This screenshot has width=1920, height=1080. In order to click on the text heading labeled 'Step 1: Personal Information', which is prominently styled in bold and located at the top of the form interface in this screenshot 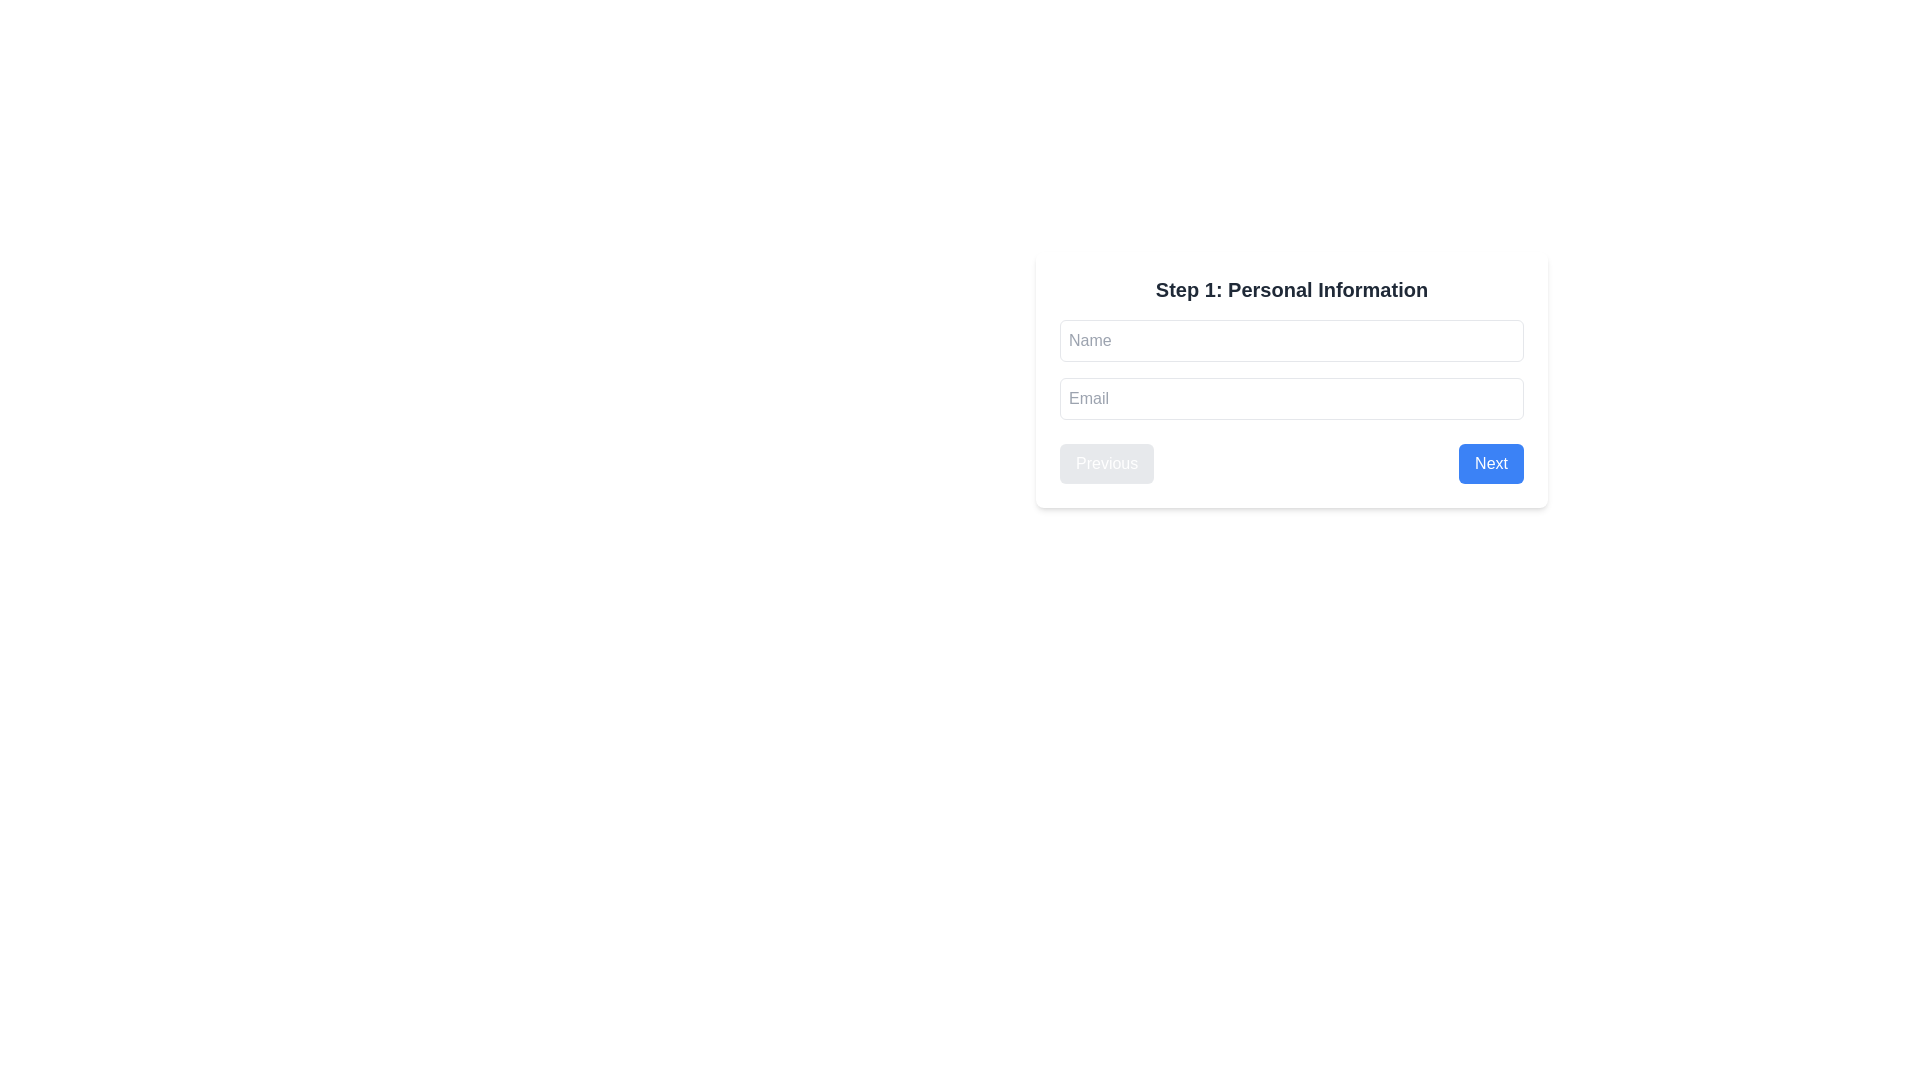, I will do `click(1291, 289)`.